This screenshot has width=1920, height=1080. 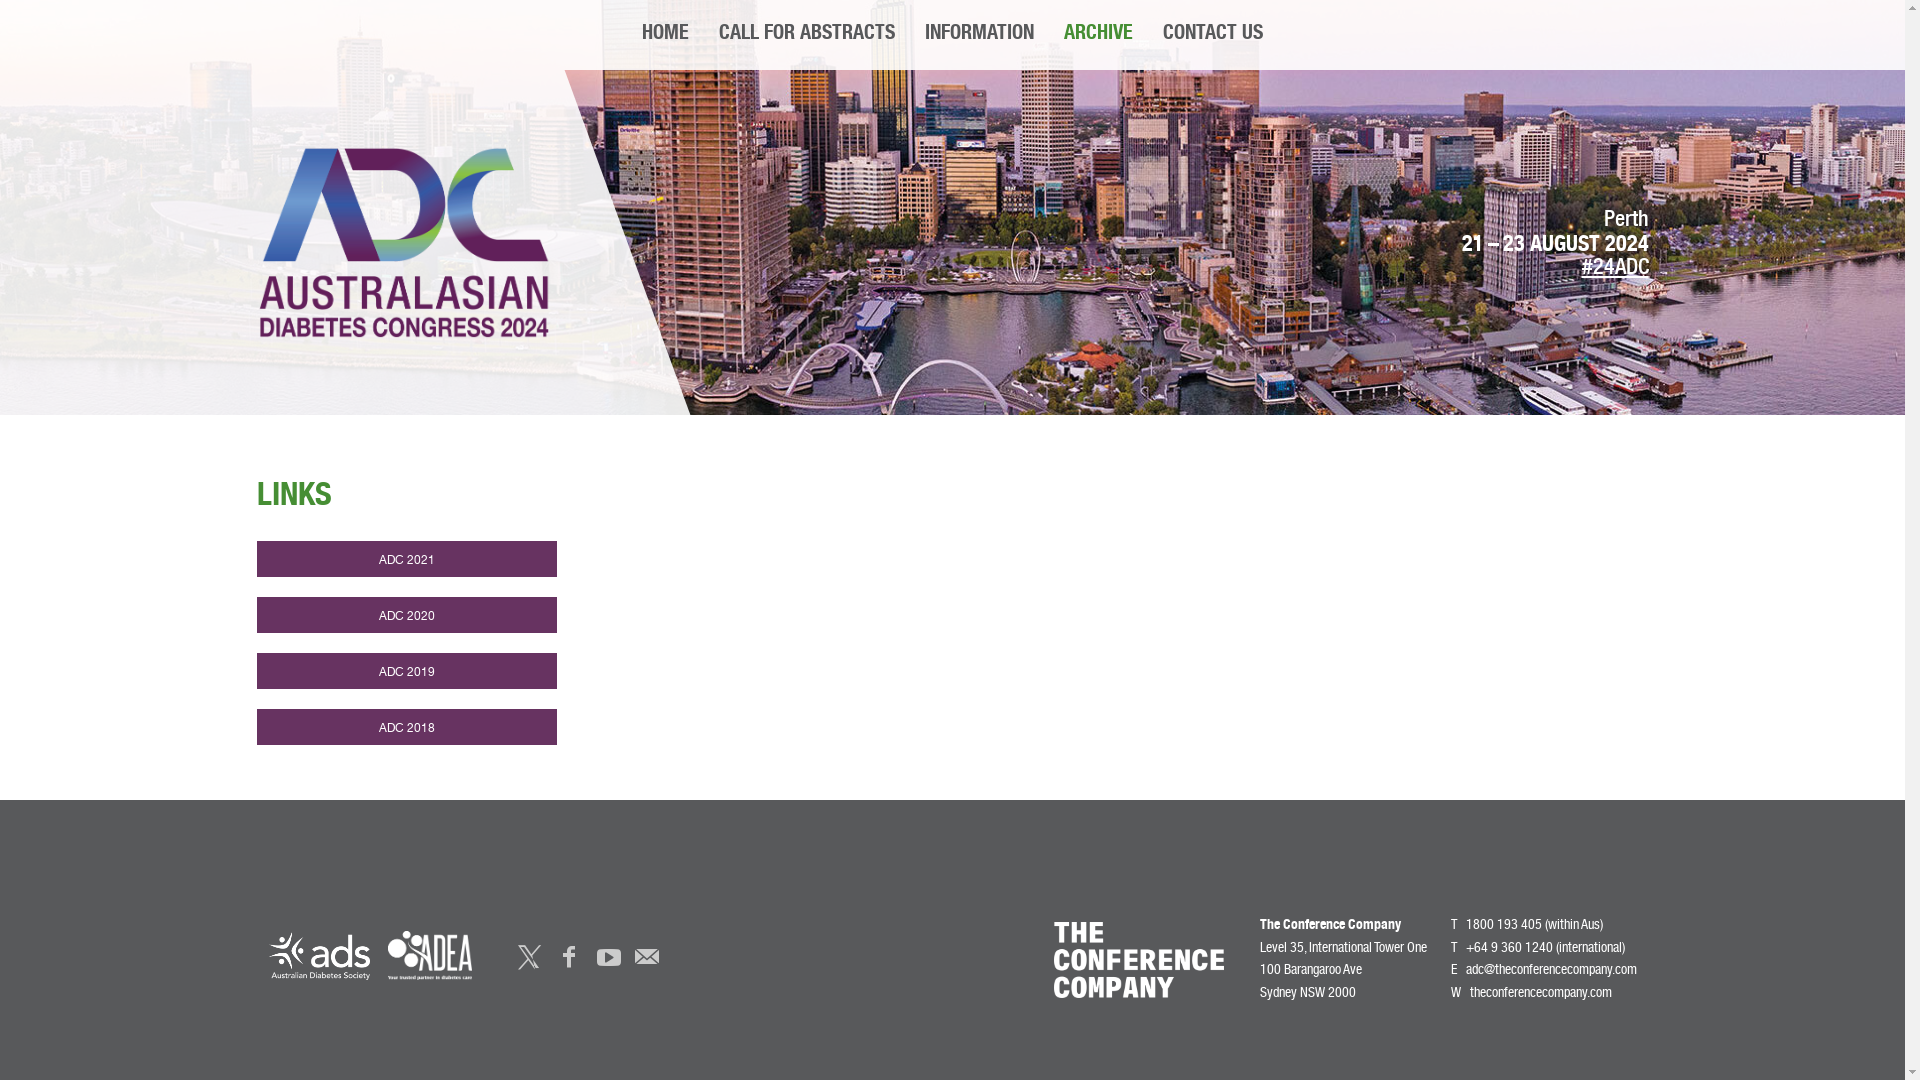 What do you see at coordinates (1615, 268) in the screenshot?
I see `'#24ADC'` at bounding box center [1615, 268].